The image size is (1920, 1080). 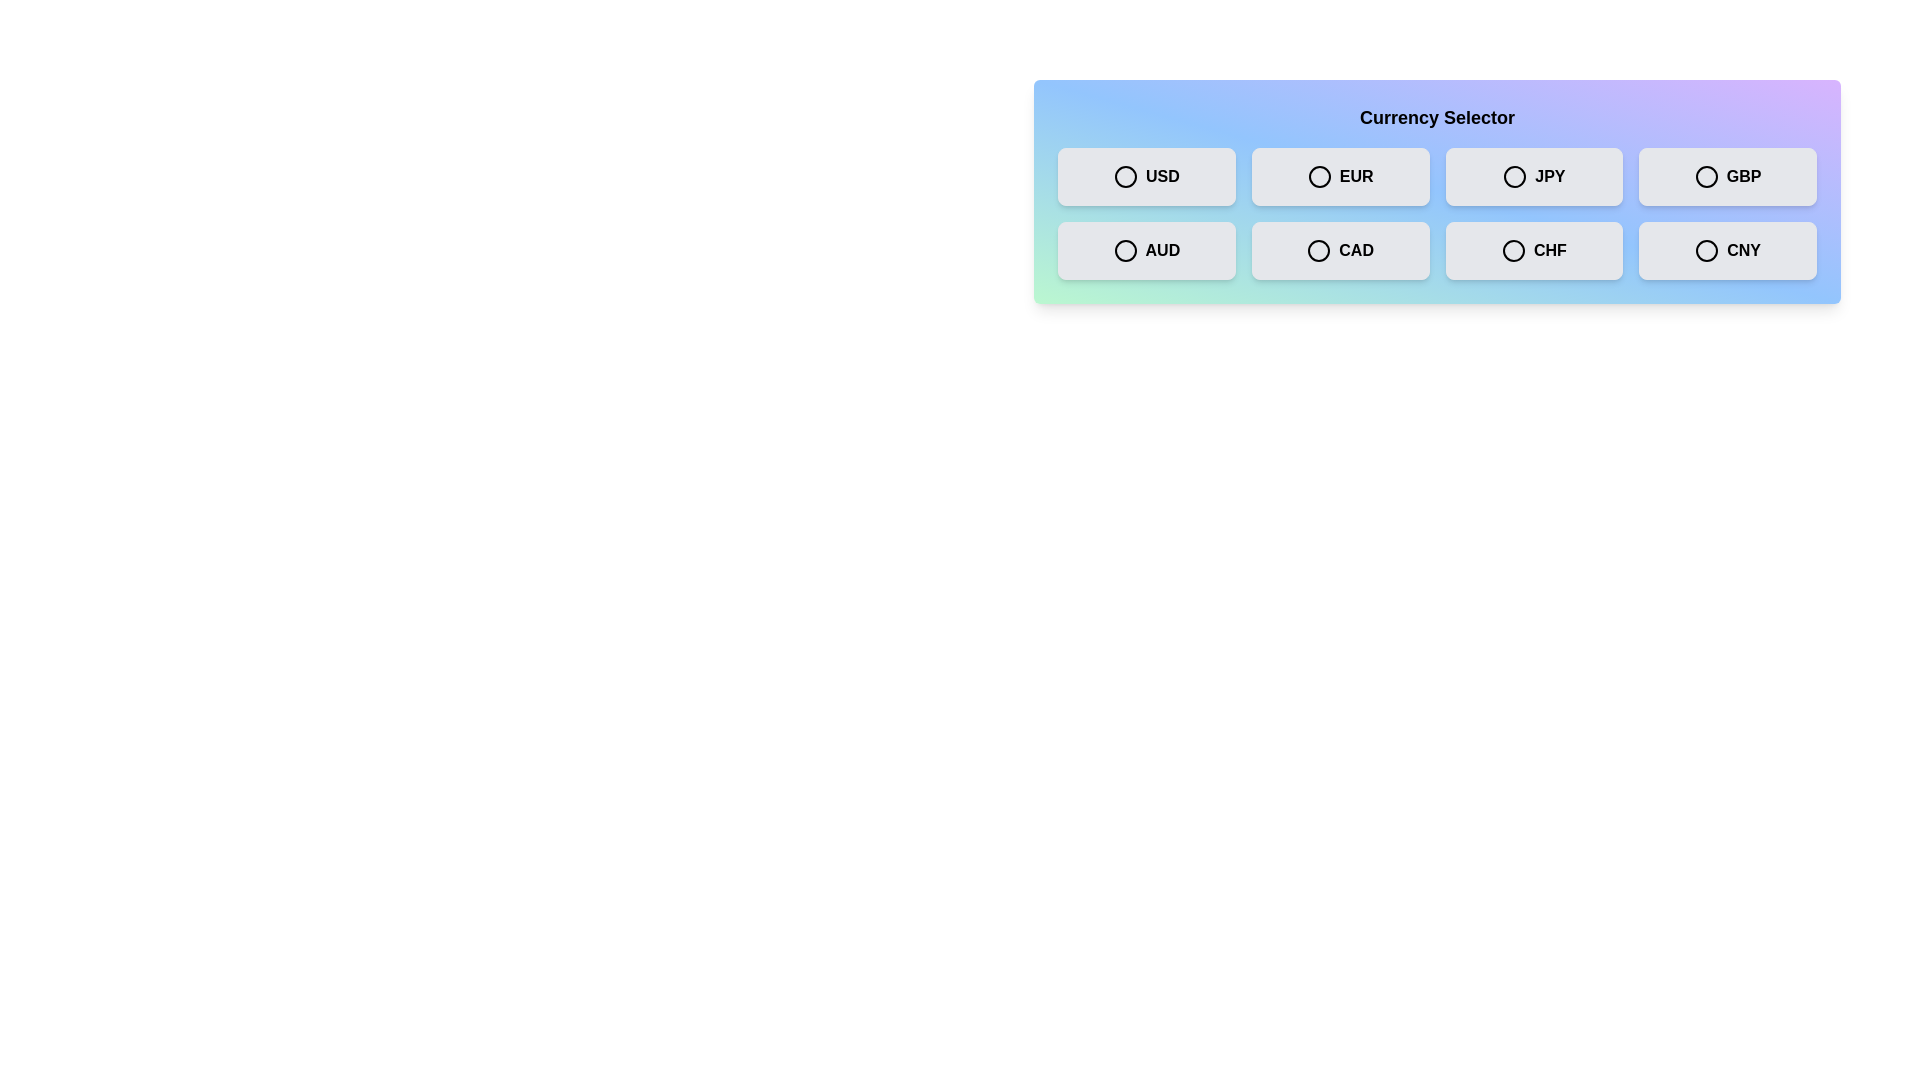 What do you see at coordinates (1146, 249) in the screenshot?
I see `the currency box labeled AUD to observe the hover effect` at bounding box center [1146, 249].